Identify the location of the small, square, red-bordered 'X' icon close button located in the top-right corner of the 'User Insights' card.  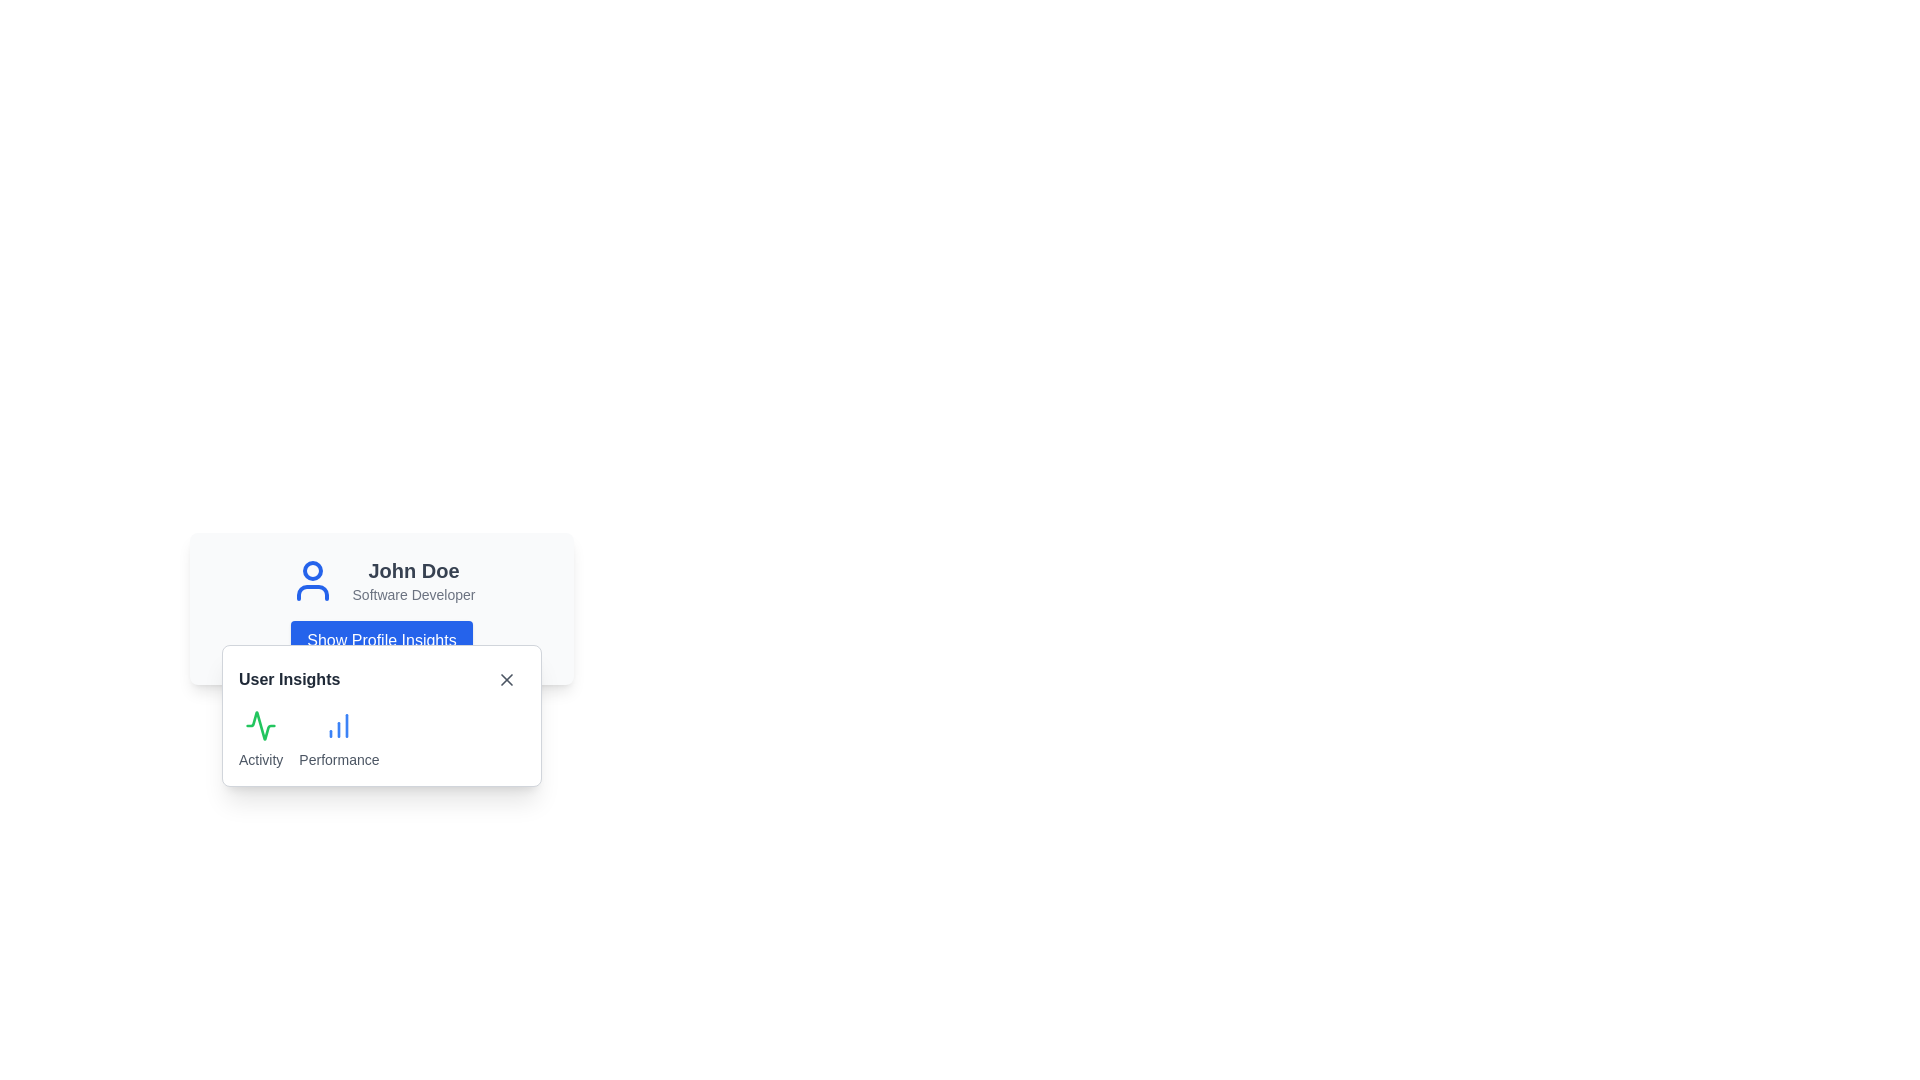
(507, 678).